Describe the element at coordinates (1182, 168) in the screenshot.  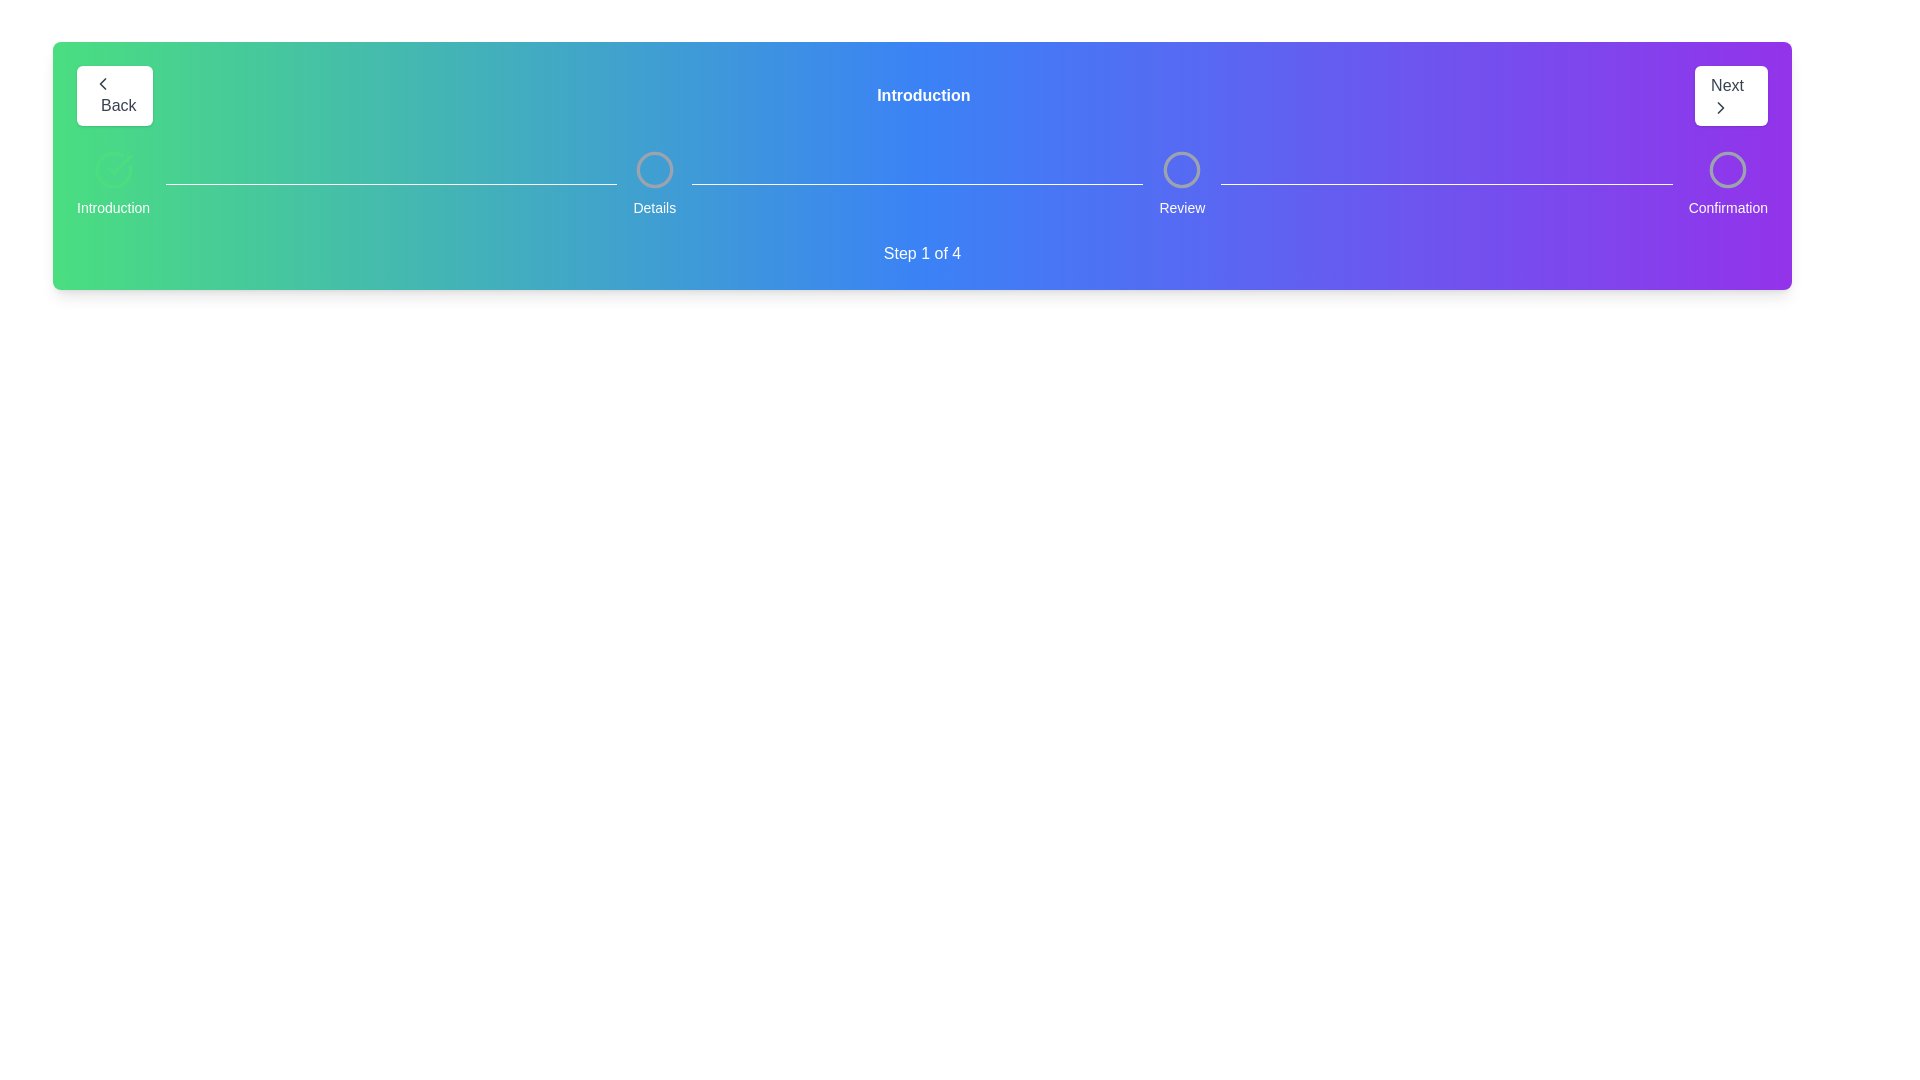
I see `the second circular step icon in the process timeline, located directly above the 'Review' label` at that location.